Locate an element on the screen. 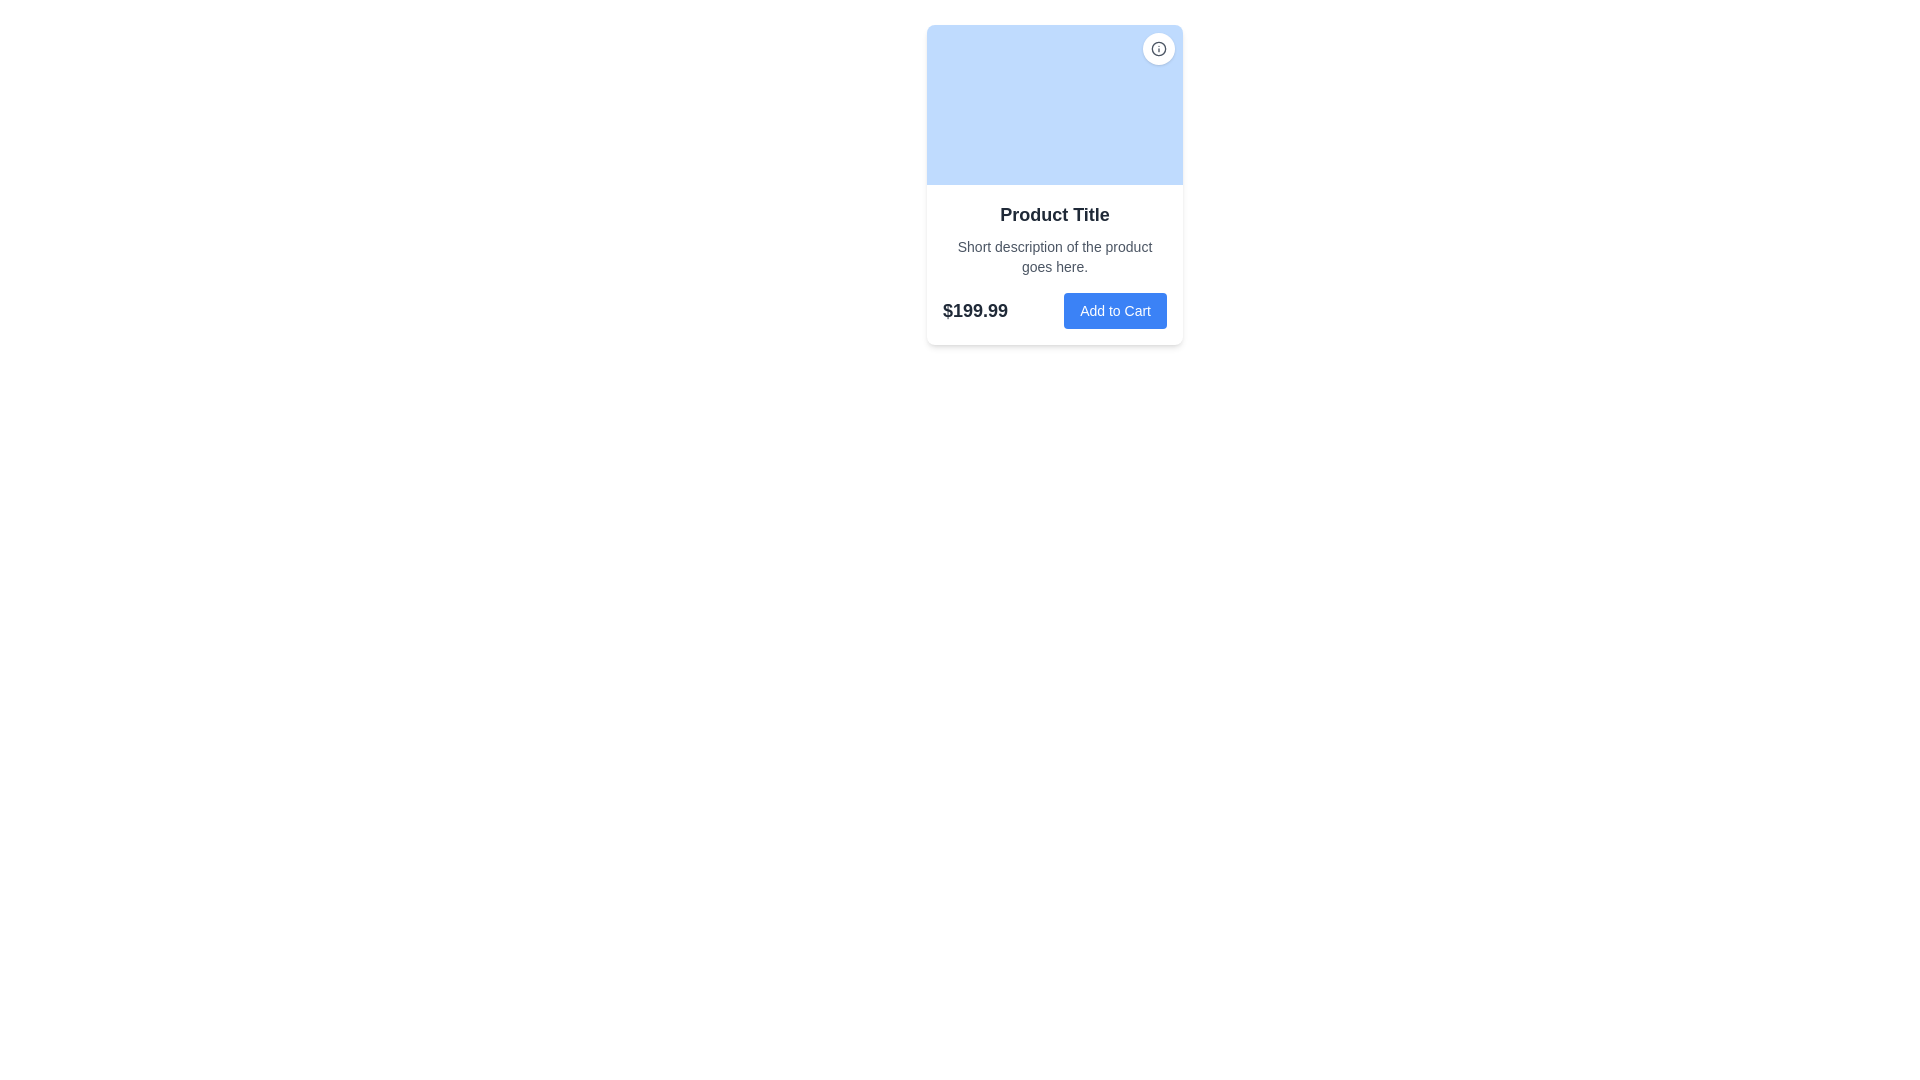  the circular decorative component located in the top-right corner of the product card, which is part of an icon-like structure is located at coordinates (1158, 48).